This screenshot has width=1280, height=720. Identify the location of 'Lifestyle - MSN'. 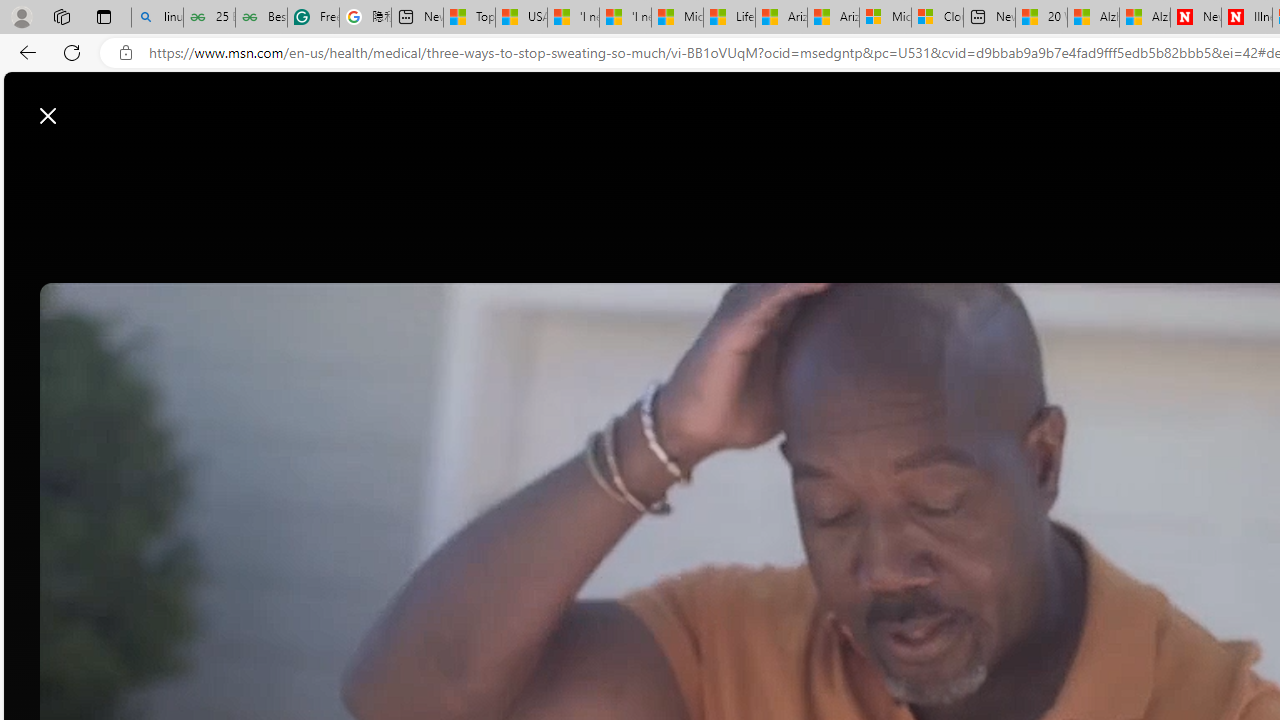
(728, 17).